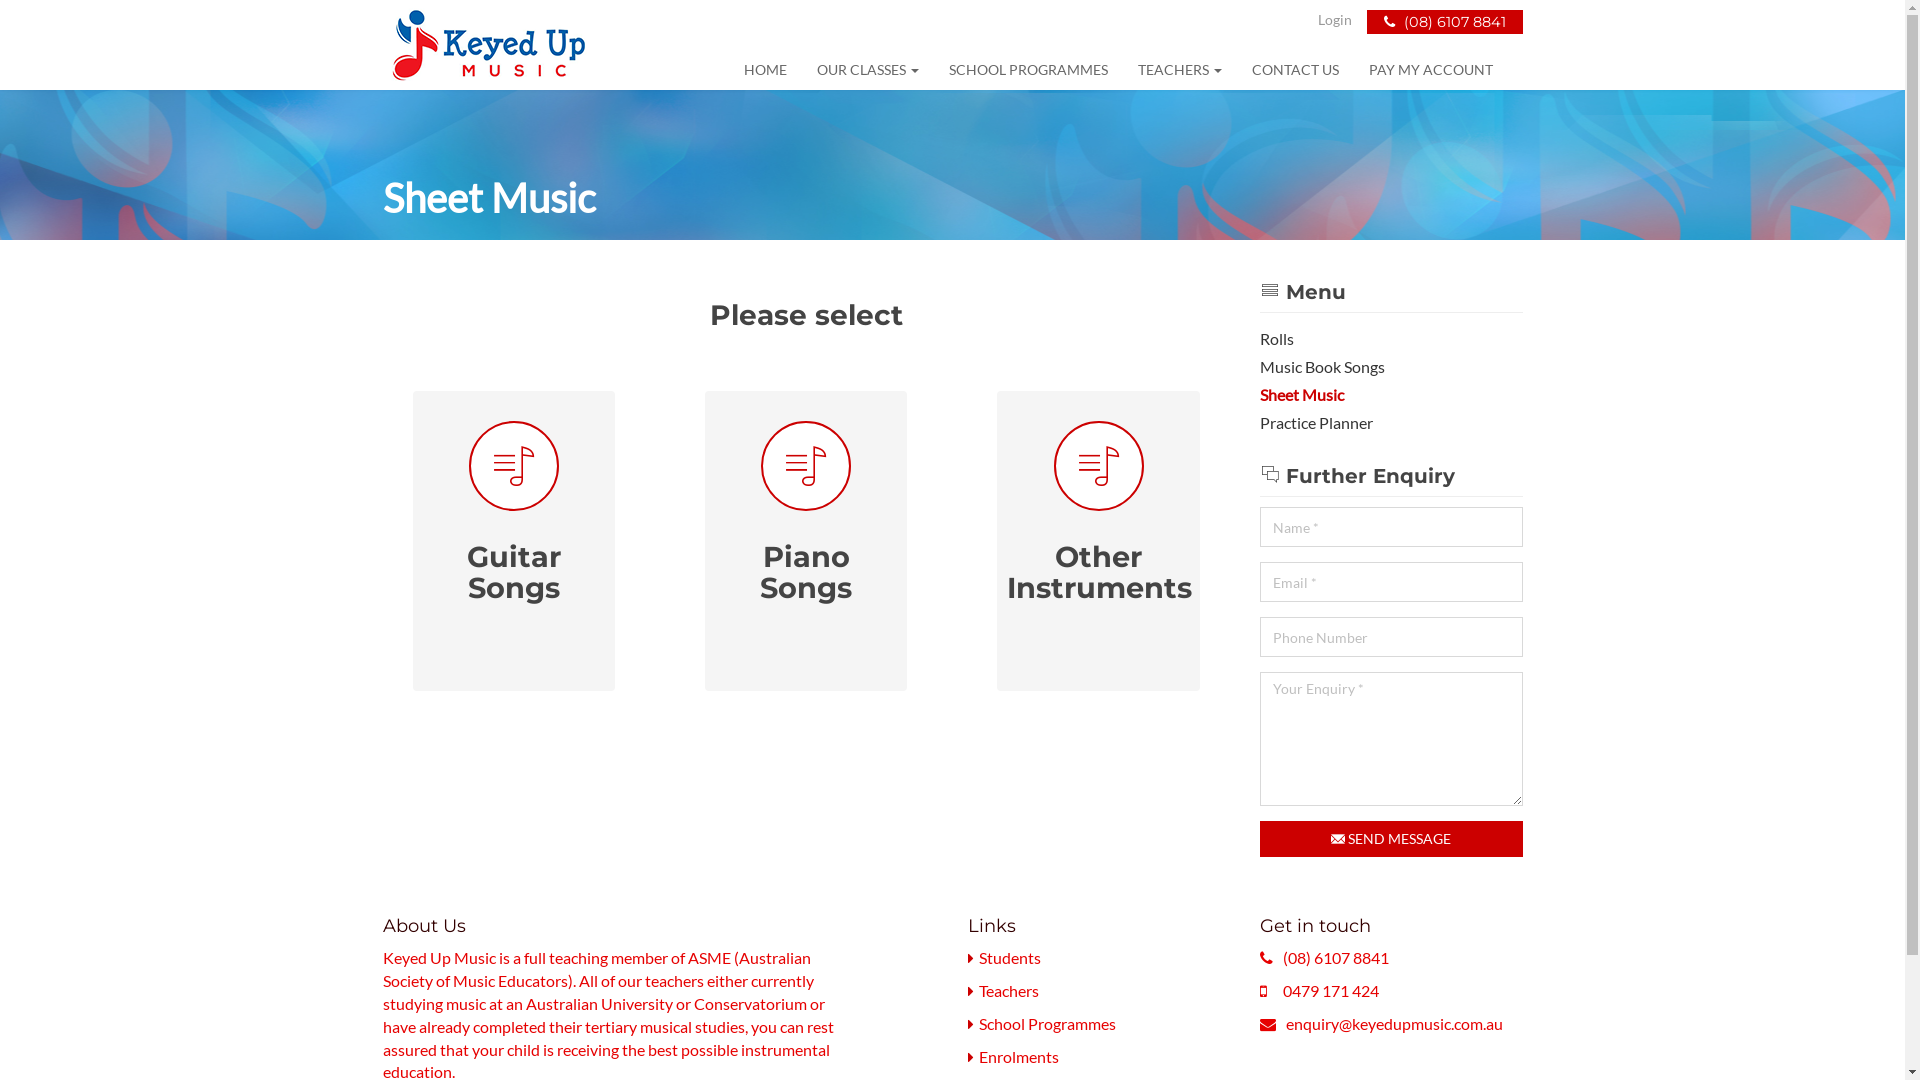  I want to click on 'SCHOOL PROGRAMMES', so click(1028, 68).